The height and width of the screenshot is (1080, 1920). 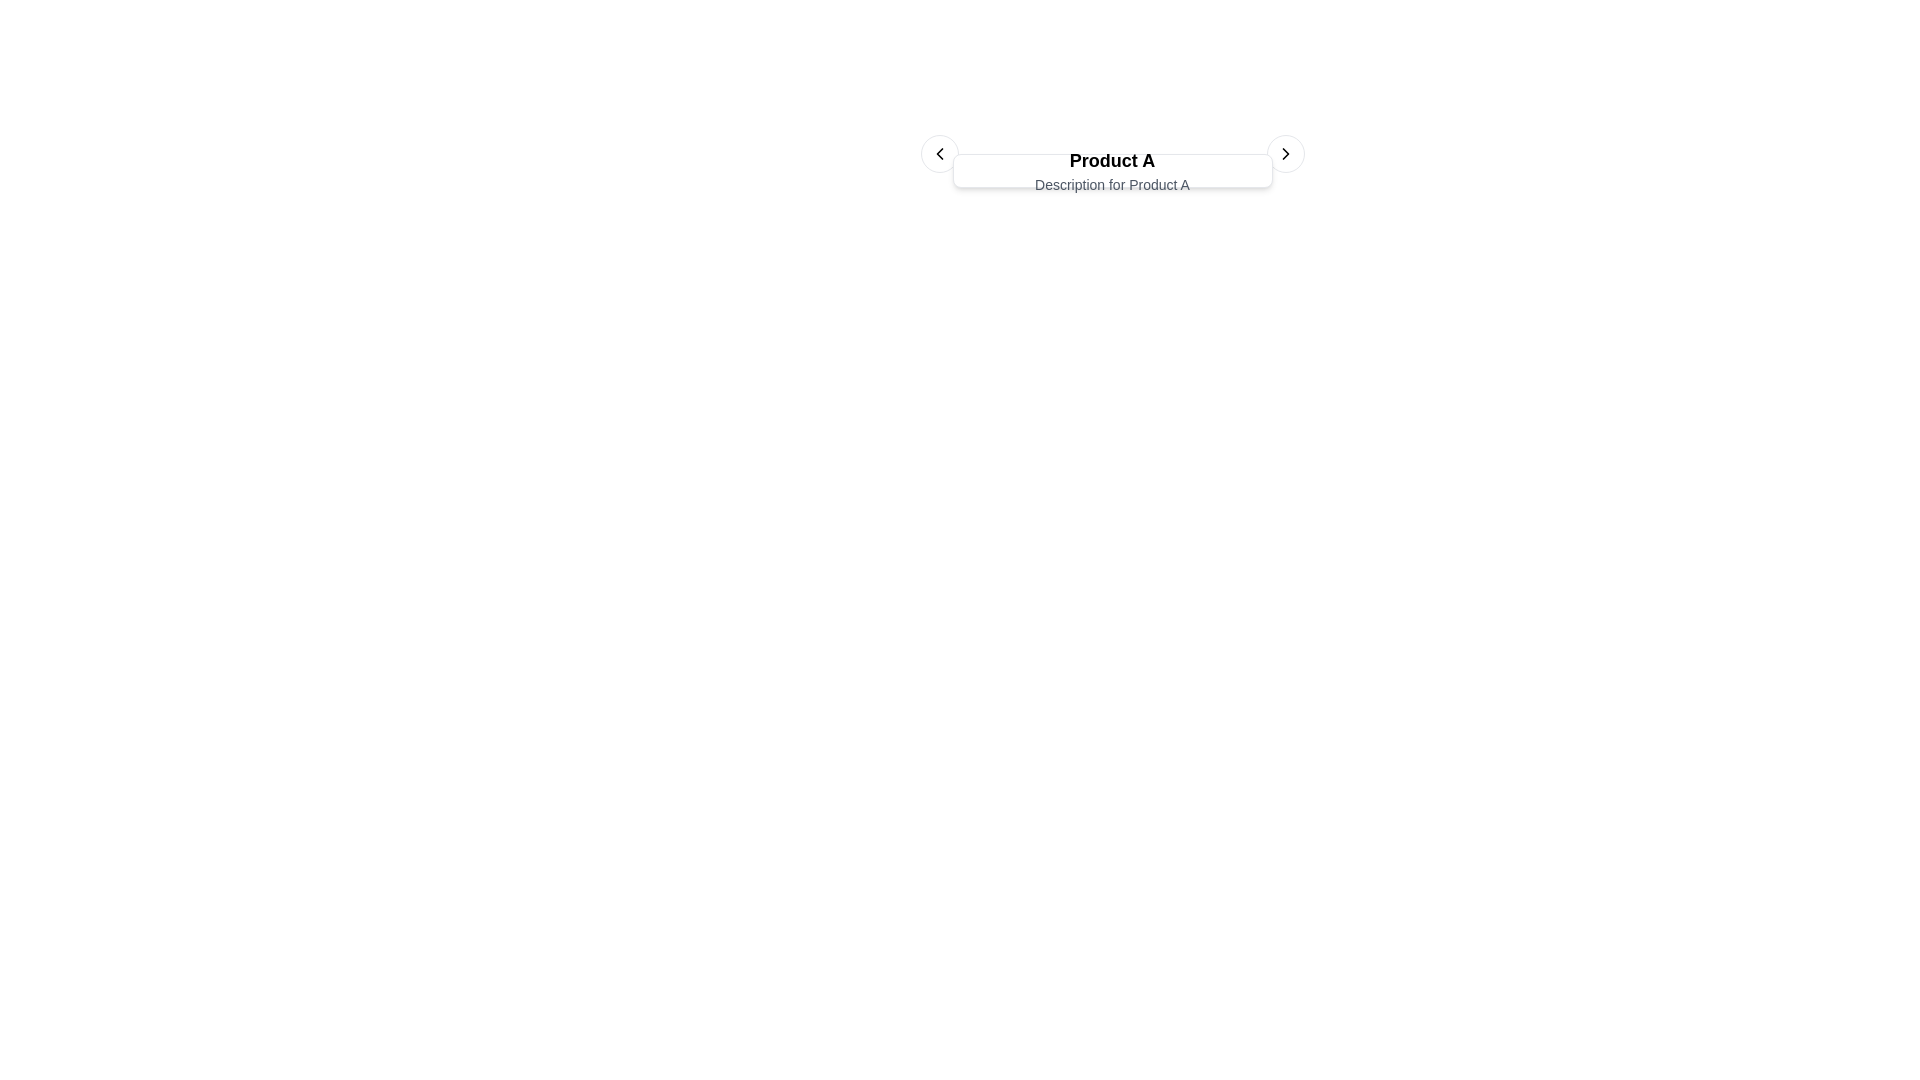 I want to click on the navigation arrow icon located within the left circular navigation button, which is positioned to the left of the text label 'Product A', so click(x=938, y=153).